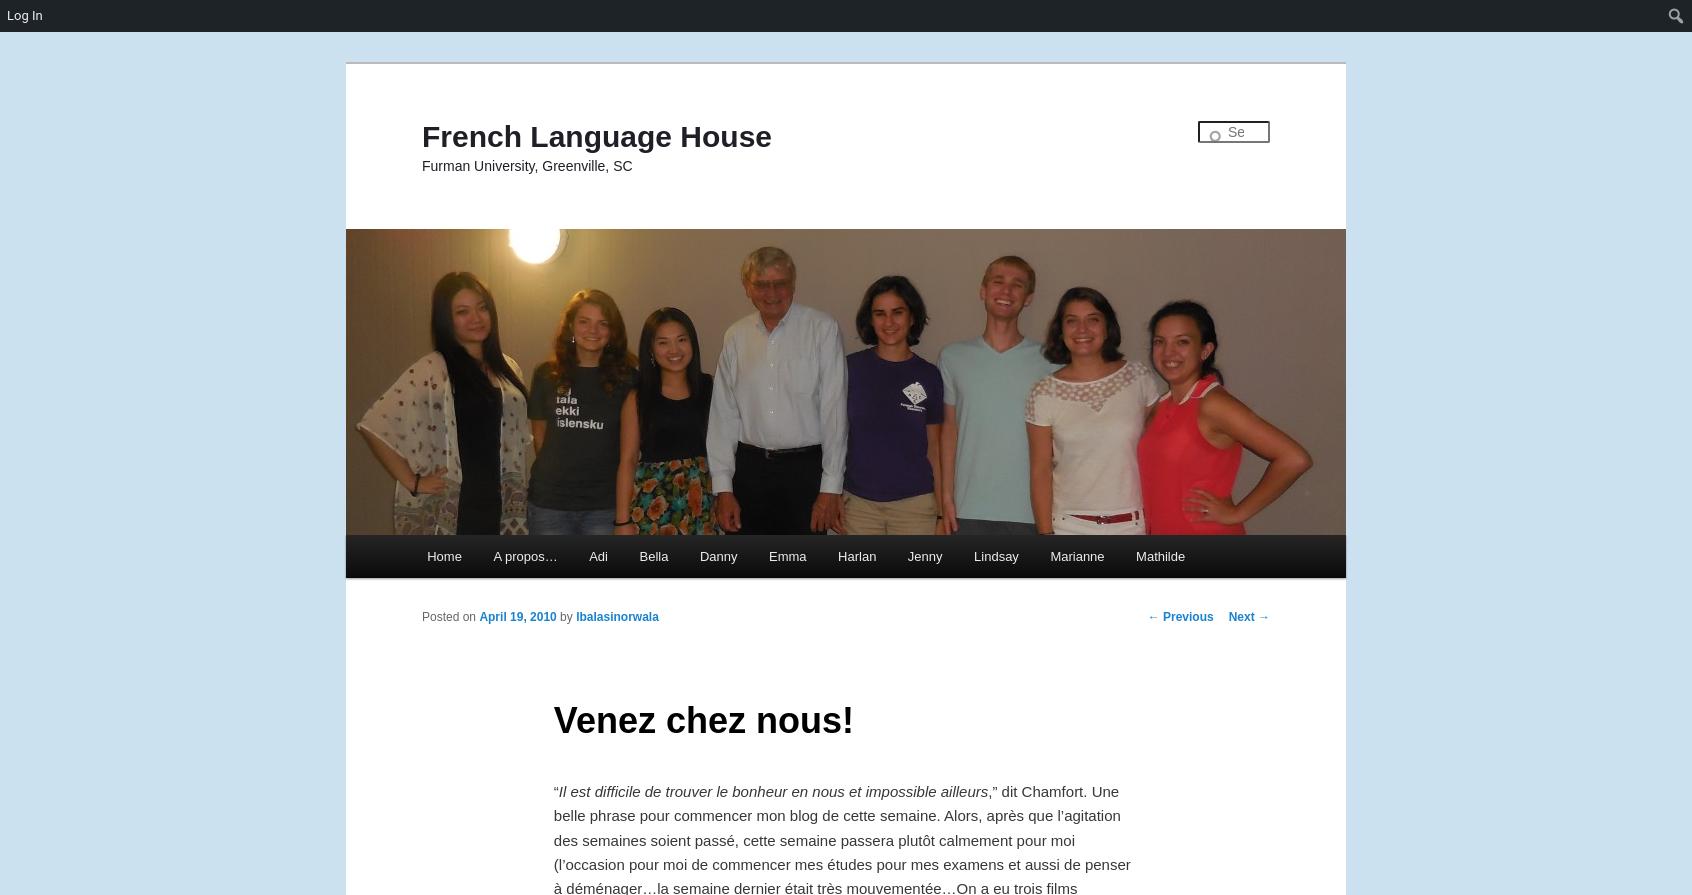  I want to click on 'Venez chez nous!', so click(703, 718).